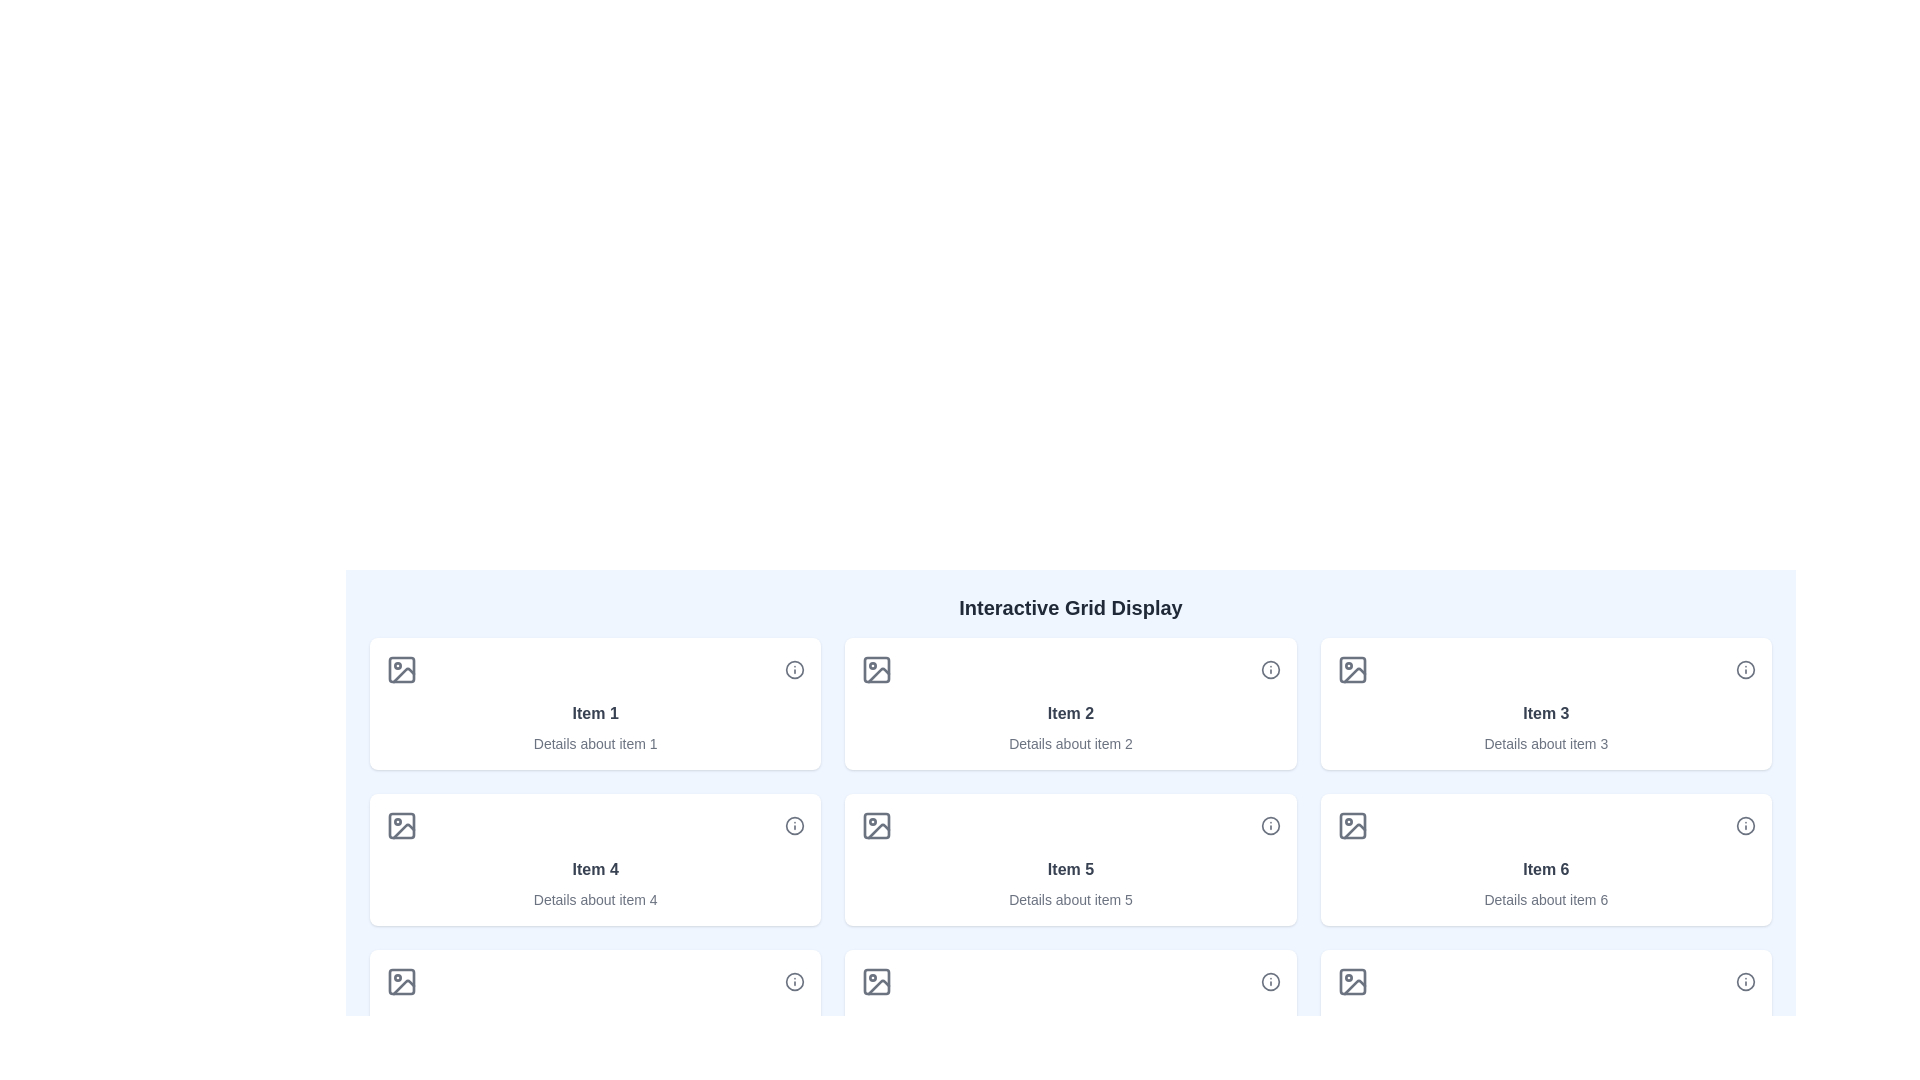 The width and height of the screenshot is (1920, 1080). Describe the element at coordinates (794, 670) in the screenshot. I see `the help icon located in the top-right corner of the 'Item 1' card` at that location.